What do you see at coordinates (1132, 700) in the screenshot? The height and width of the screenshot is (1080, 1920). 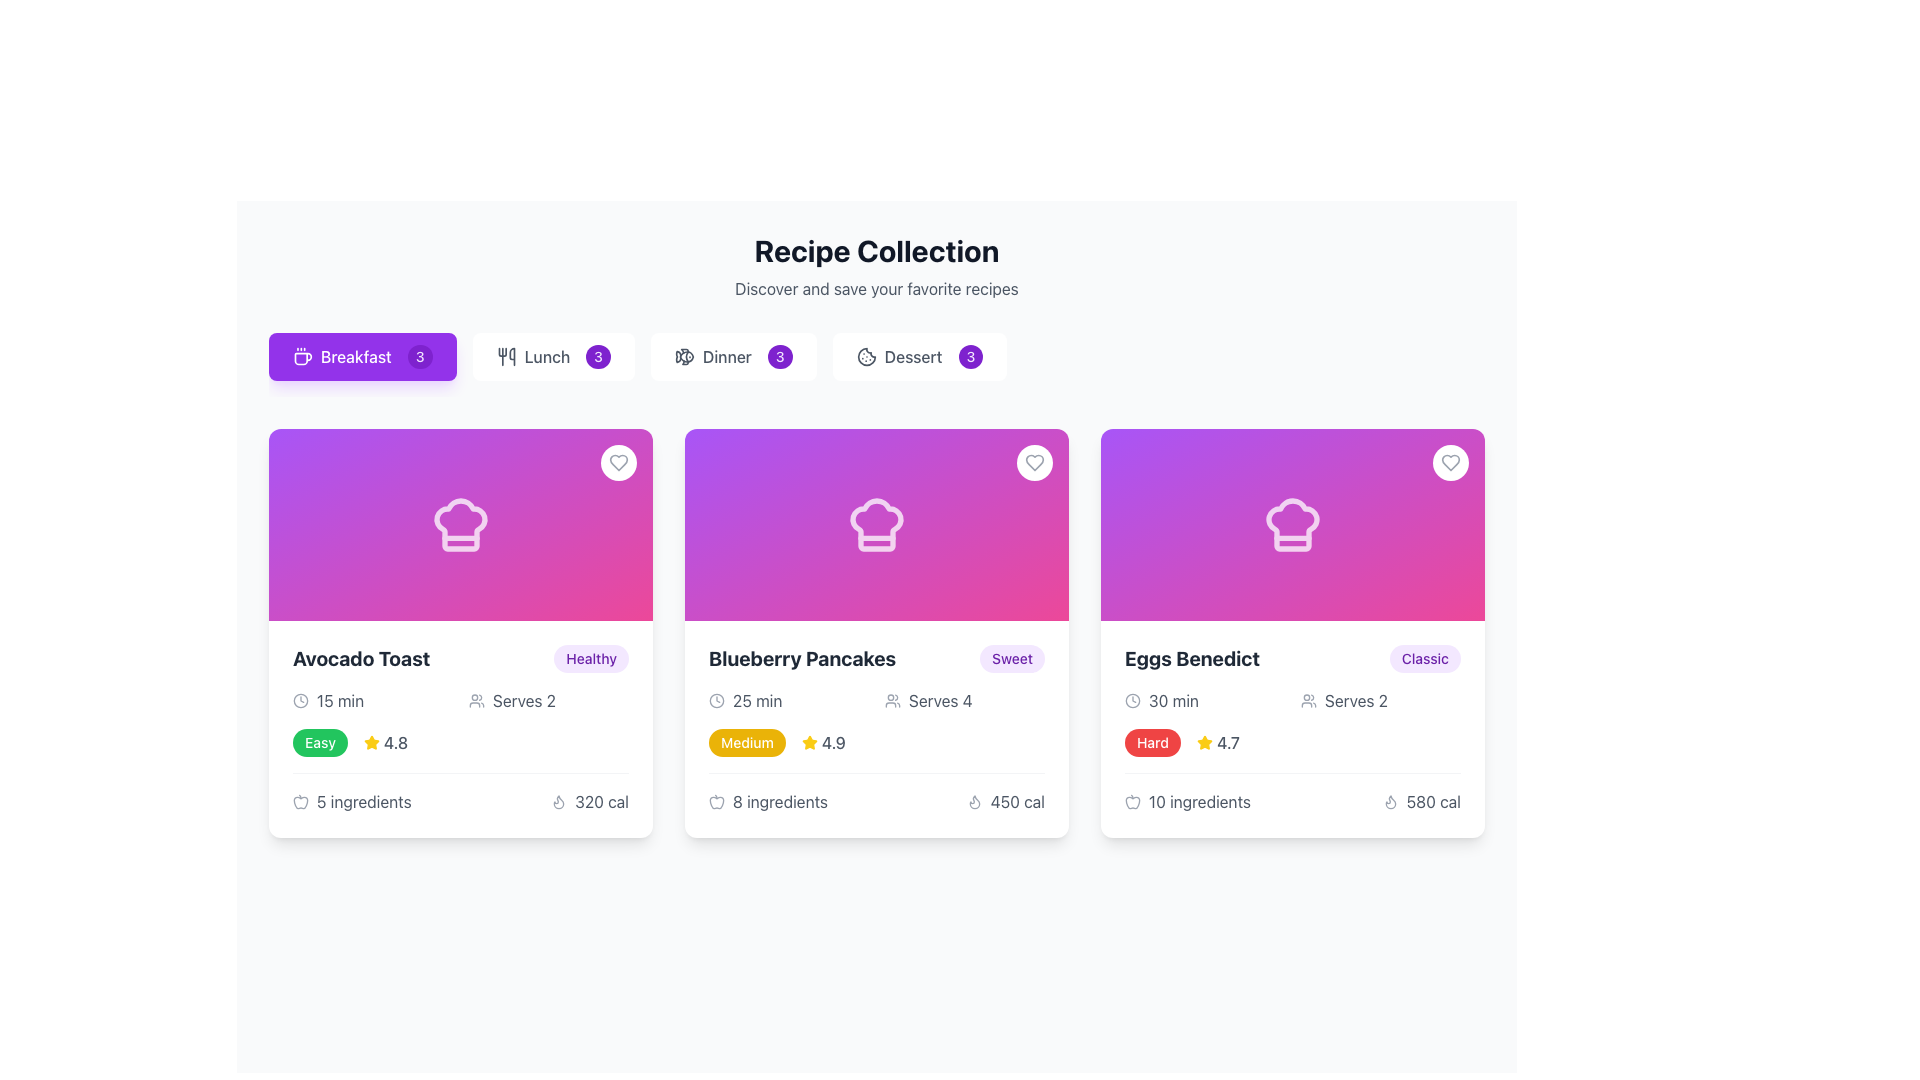 I see `the clock icon located to the left of the text '30 min' in the 'Eggs Benedict' card` at bounding box center [1132, 700].